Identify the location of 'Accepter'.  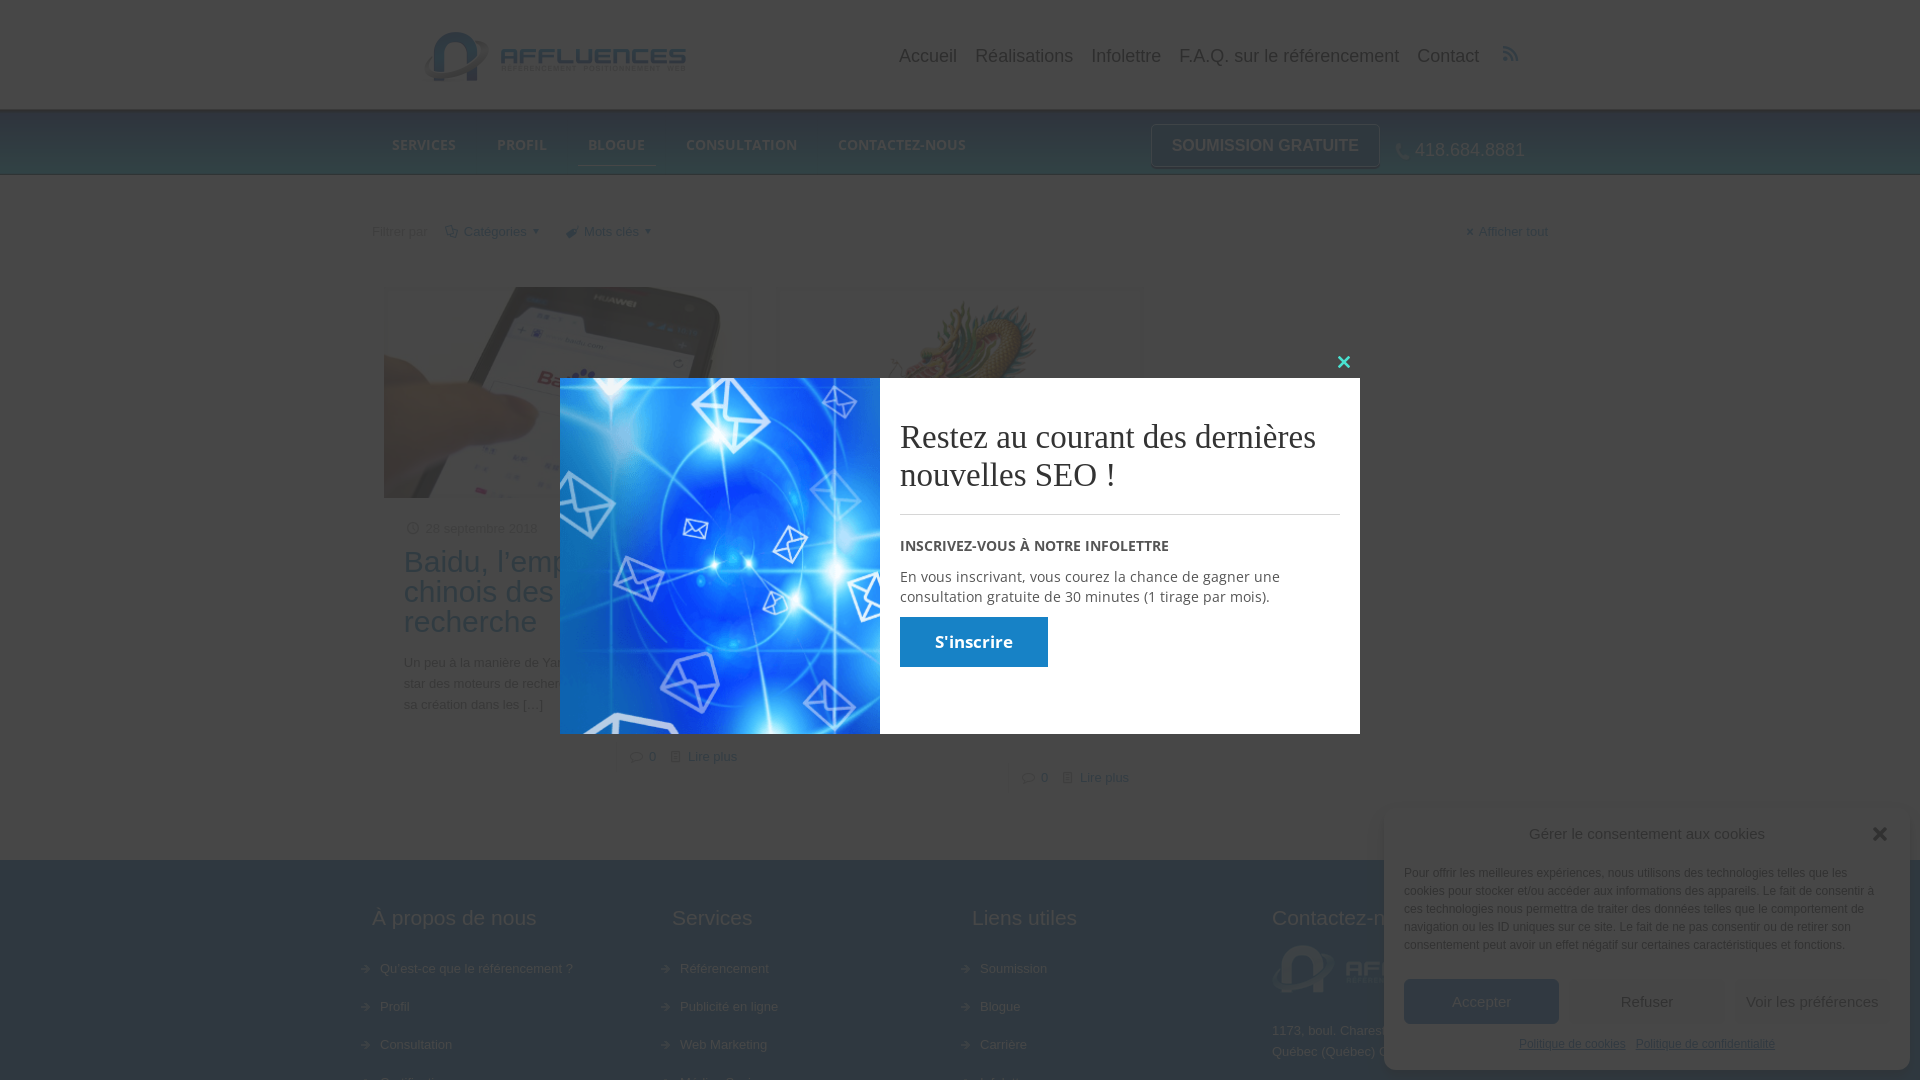
(1402, 1001).